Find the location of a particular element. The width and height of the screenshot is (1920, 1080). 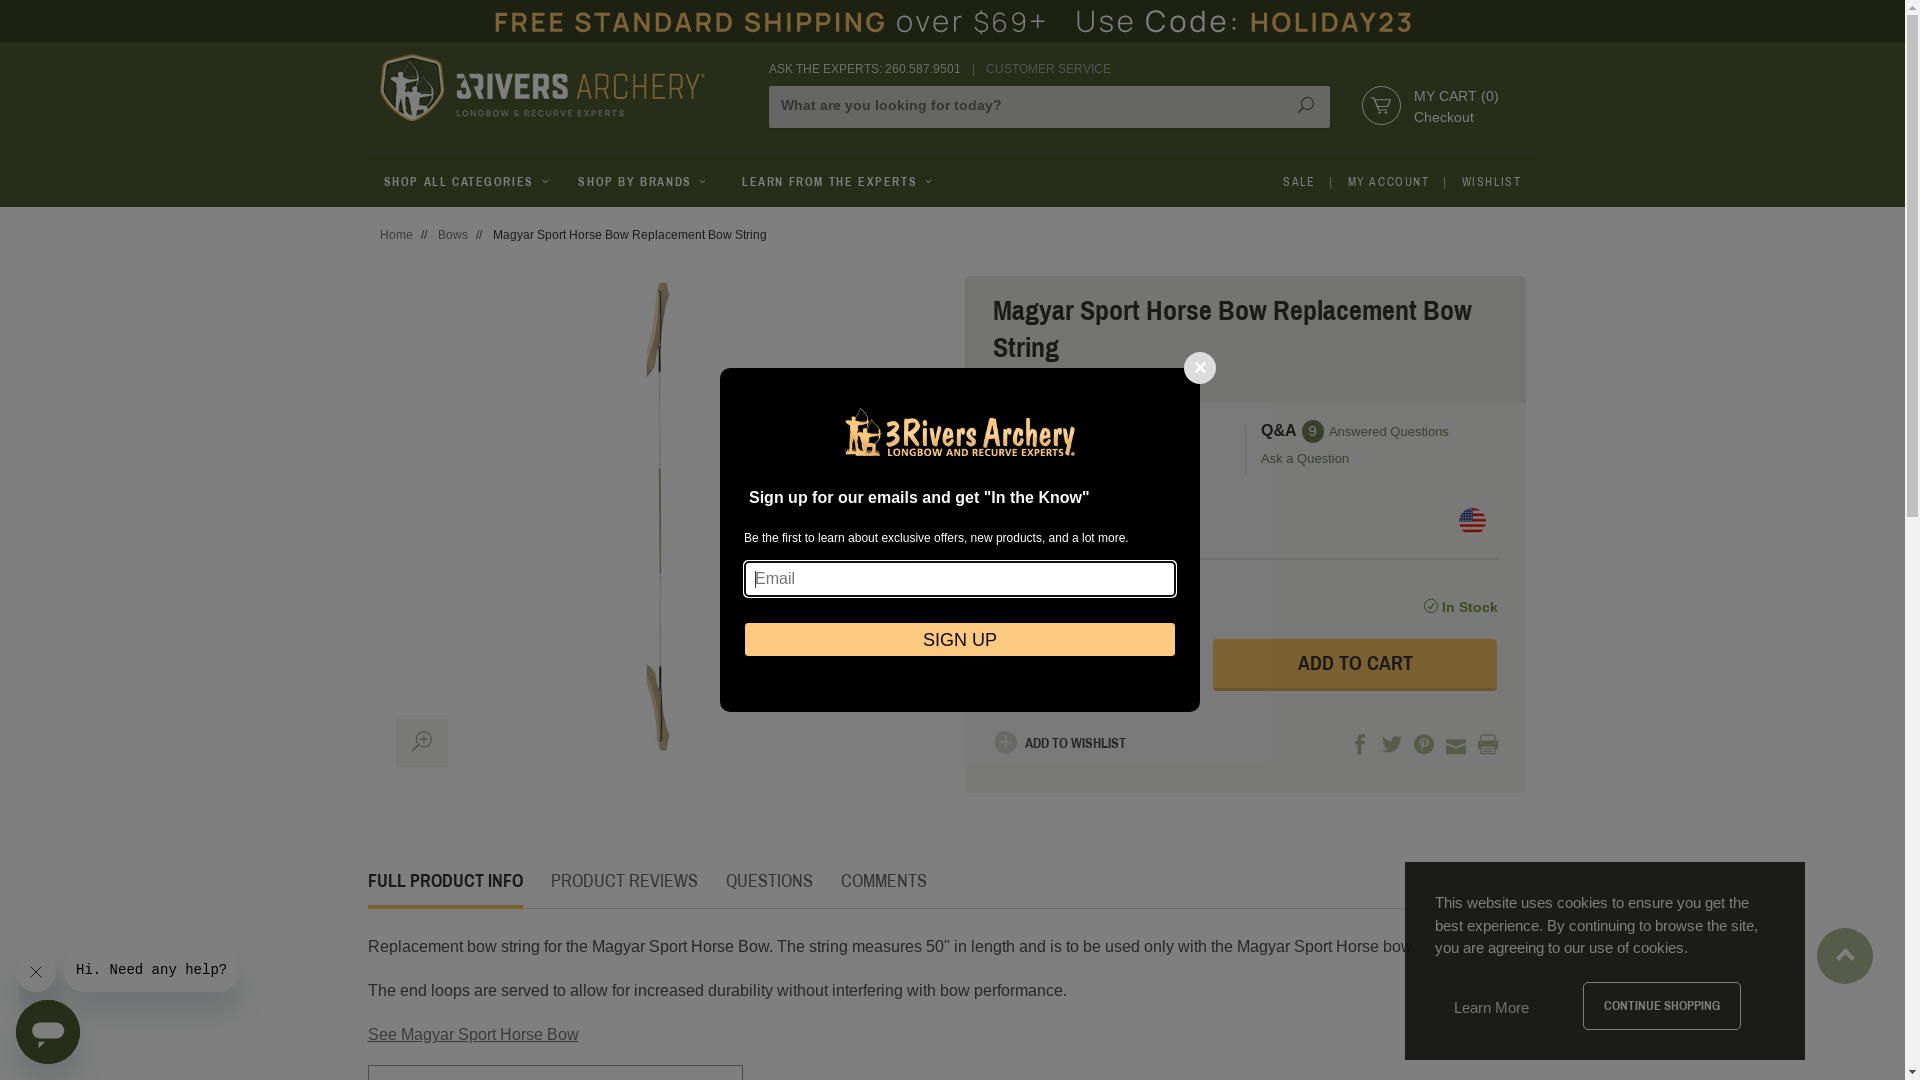

'LEARN FROM THE EXPERTS' is located at coordinates (838, 182).